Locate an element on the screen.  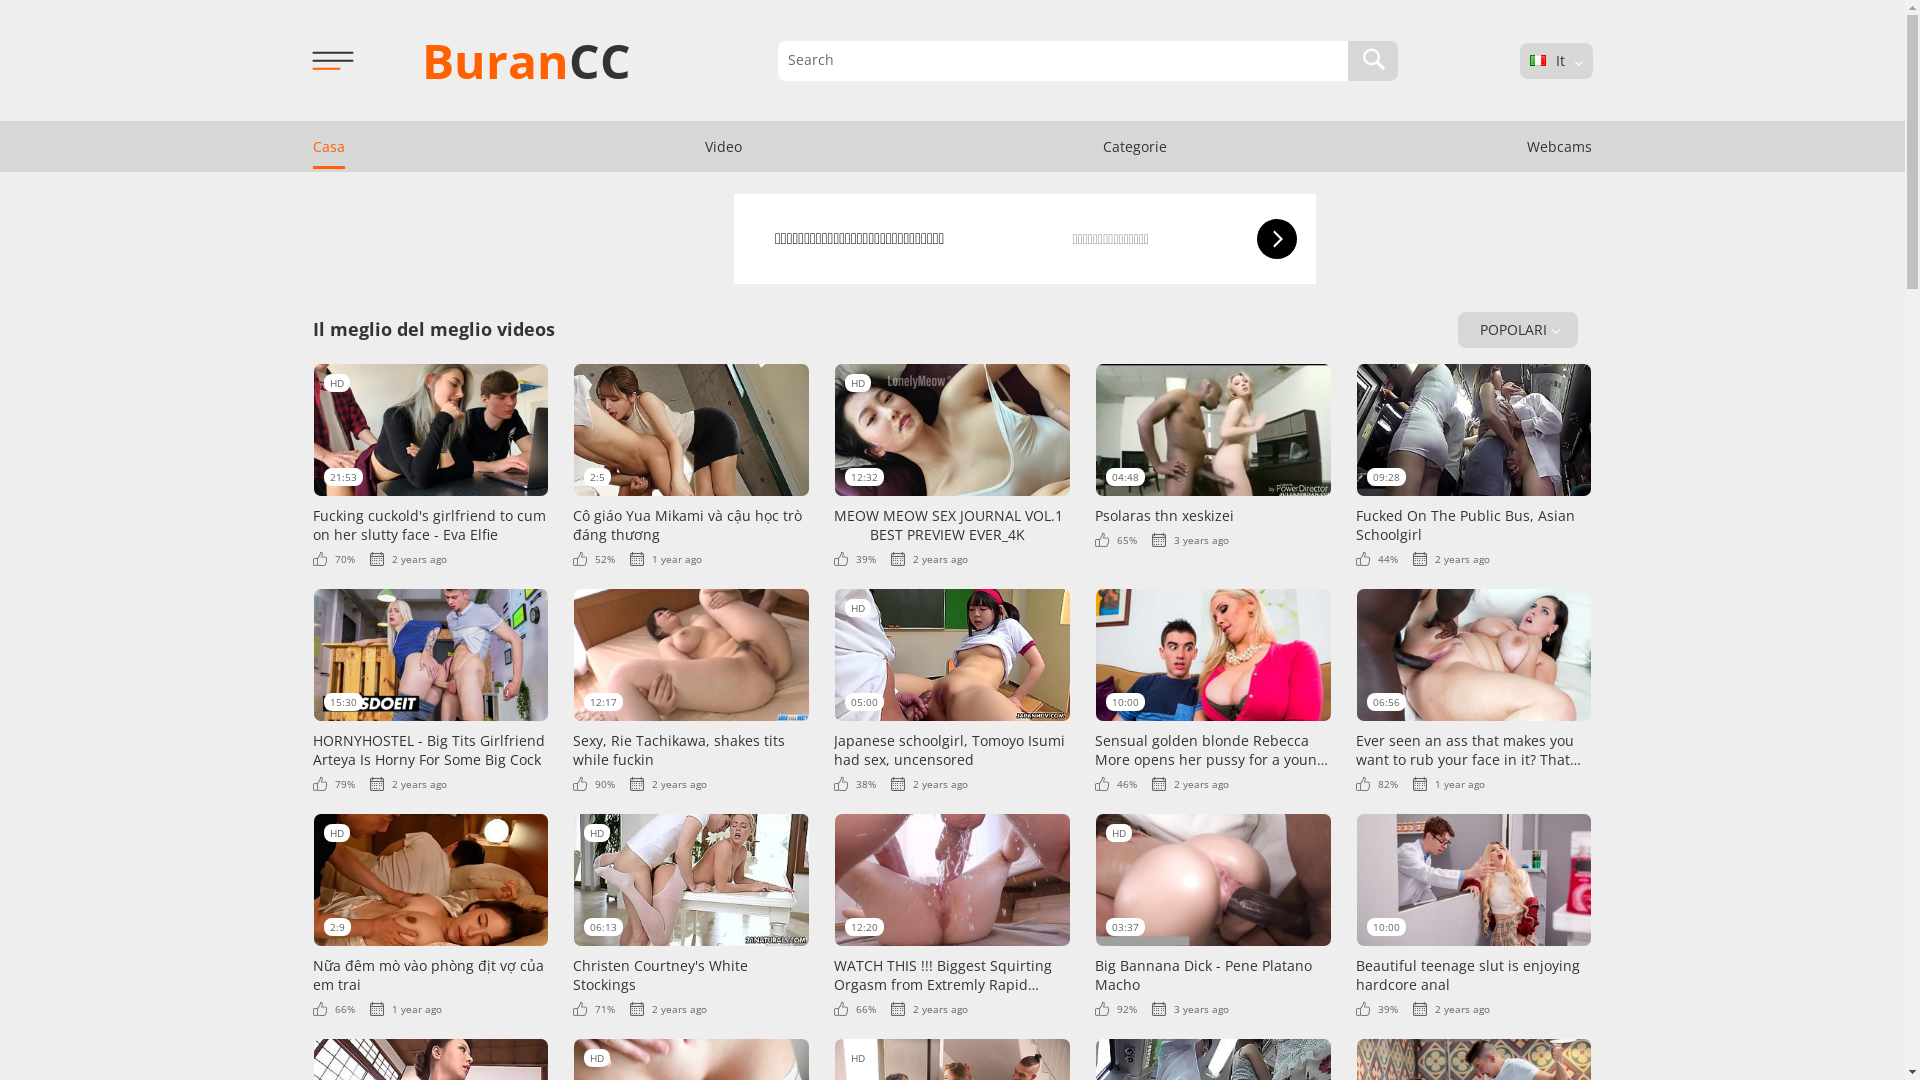
'Casa' is located at coordinates (288, 145).